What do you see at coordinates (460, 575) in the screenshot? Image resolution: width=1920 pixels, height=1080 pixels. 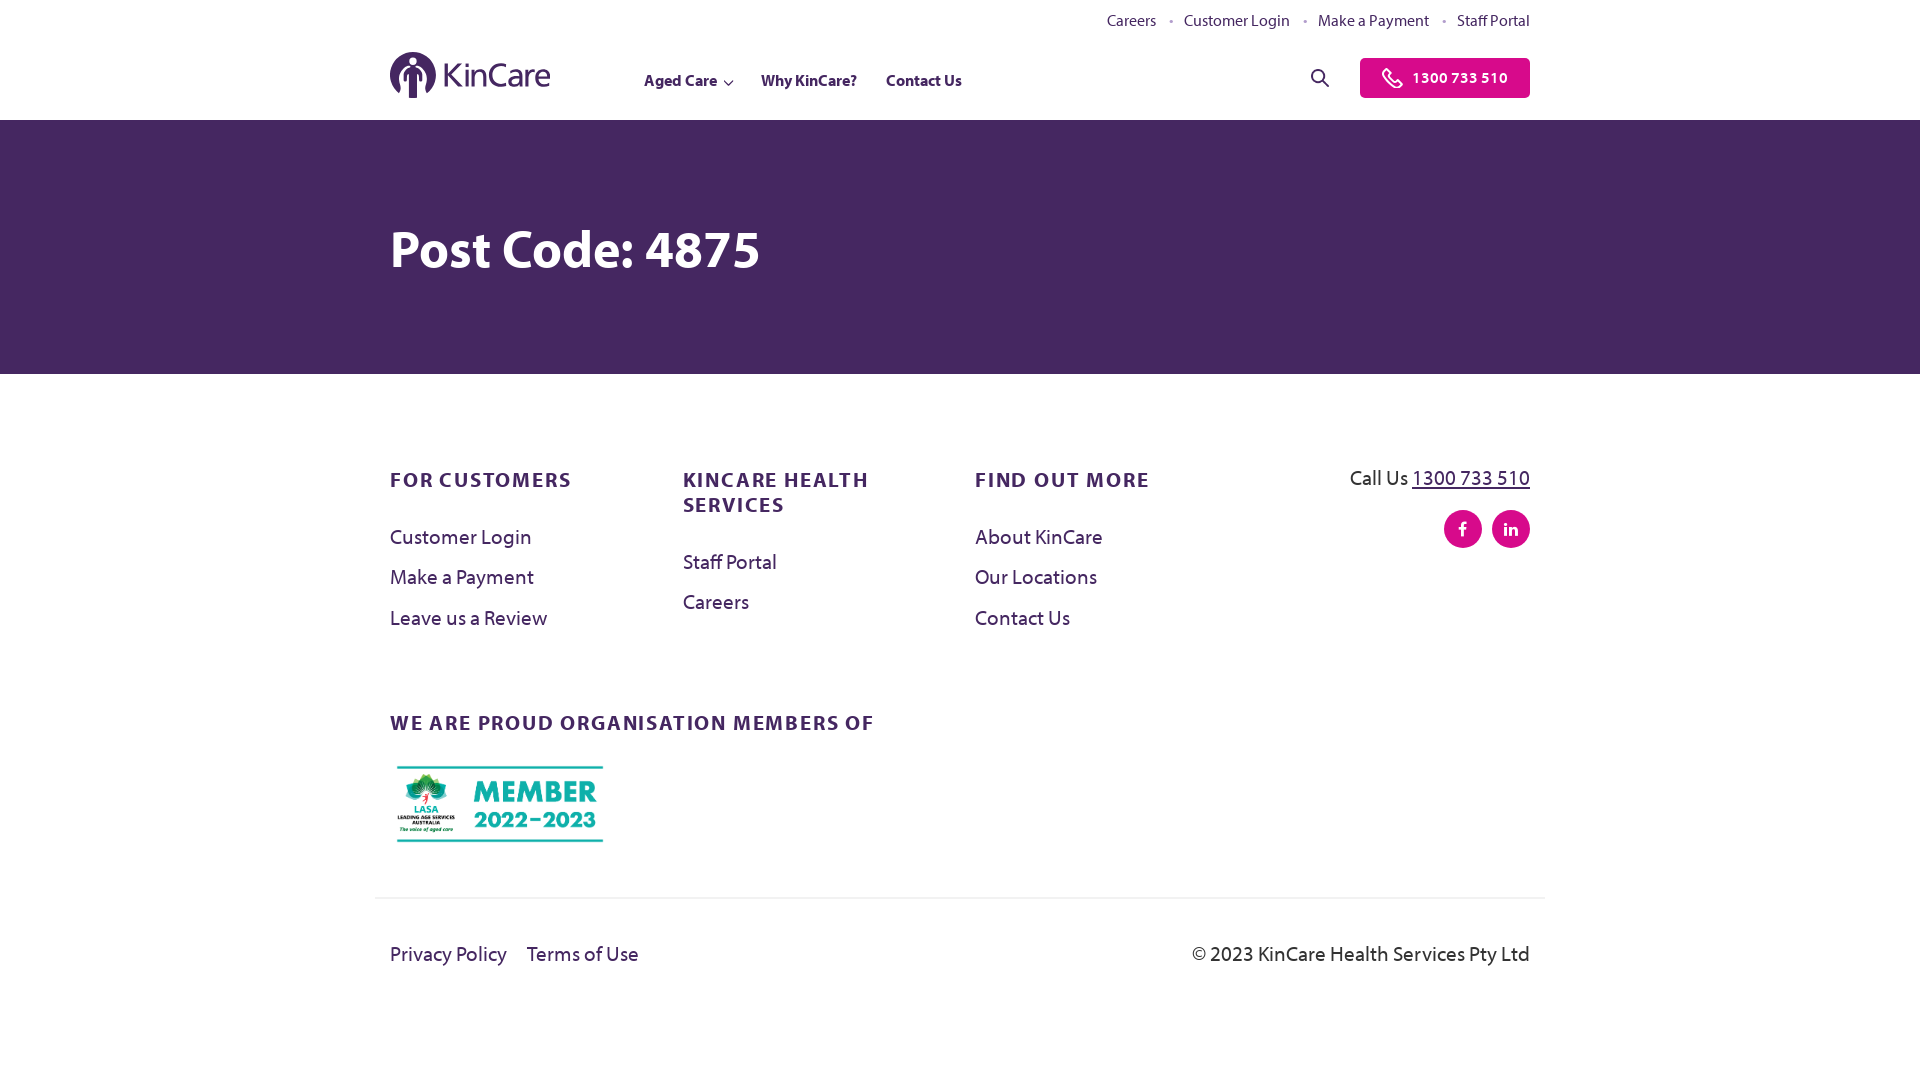 I see `'Make a Payment'` at bounding box center [460, 575].